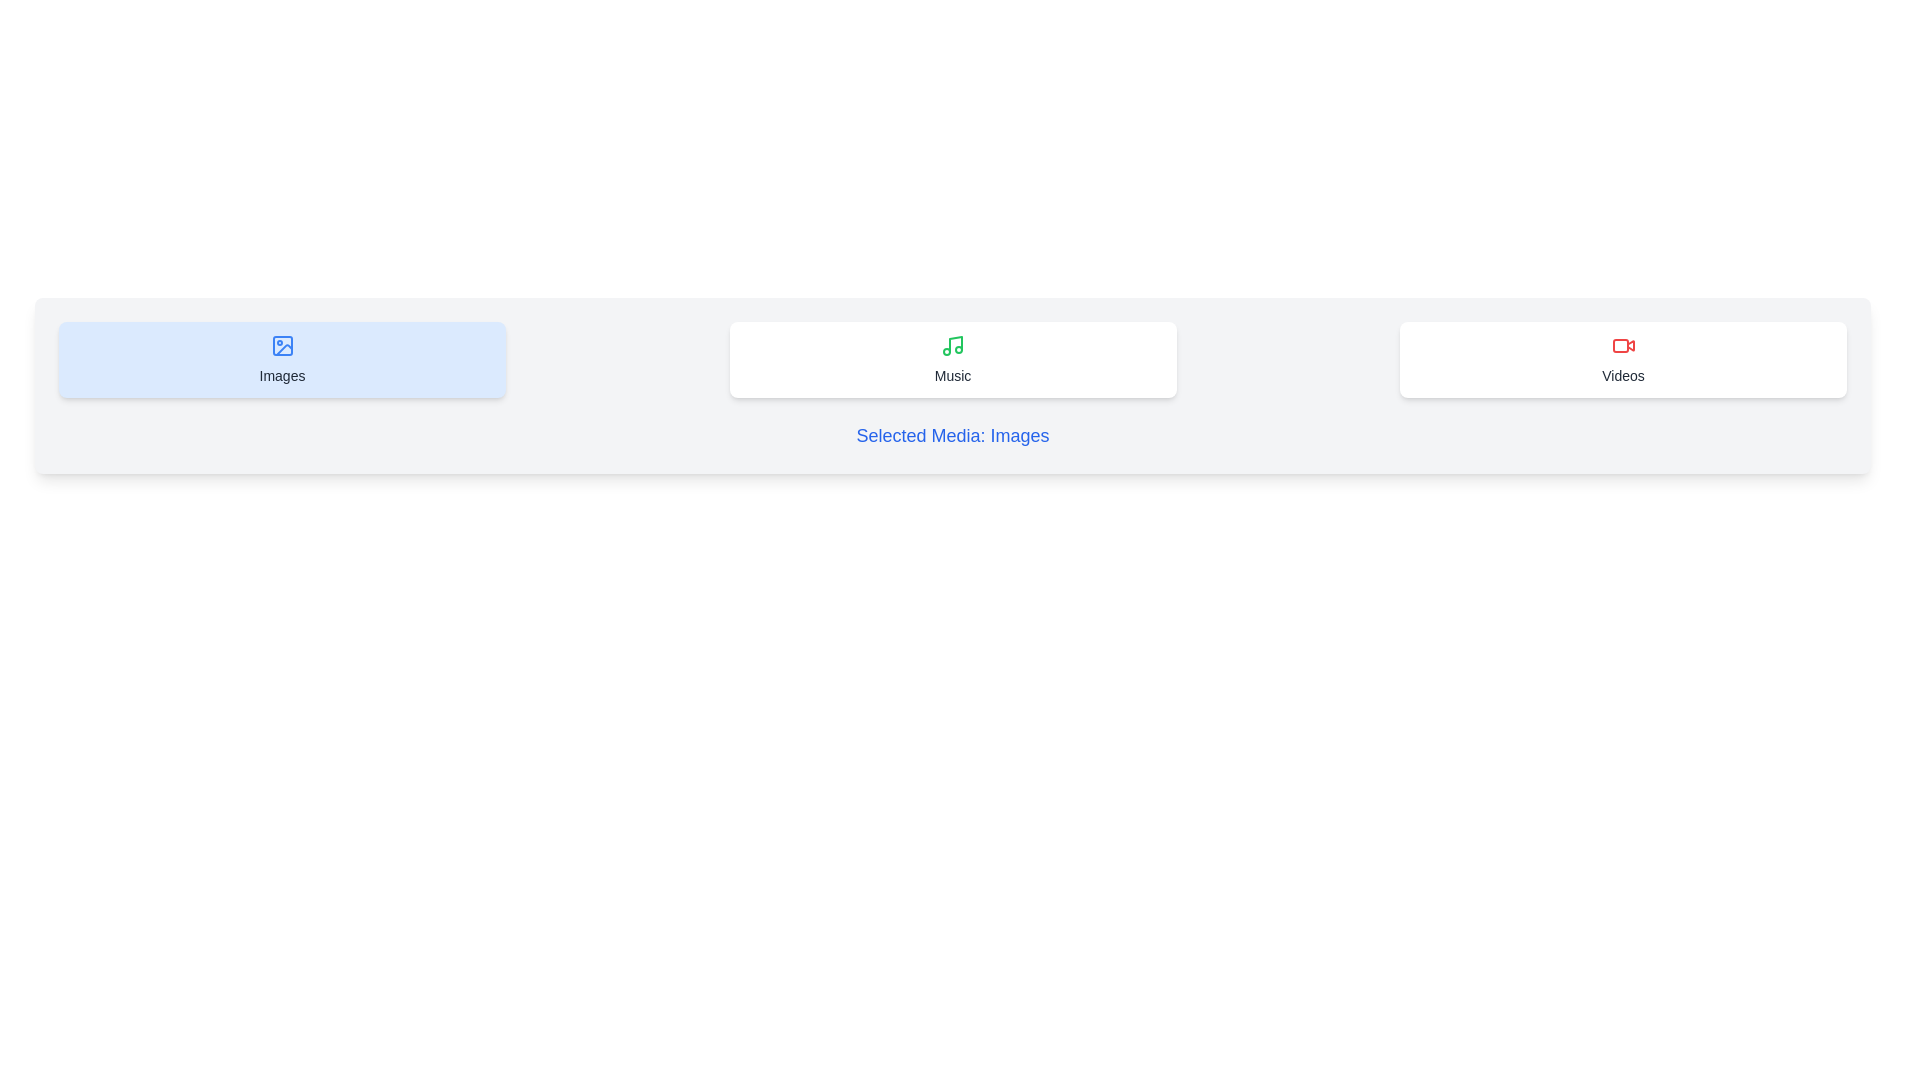 This screenshot has width=1920, height=1080. I want to click on the 'Videos' button to select it, so click(1623, 358).